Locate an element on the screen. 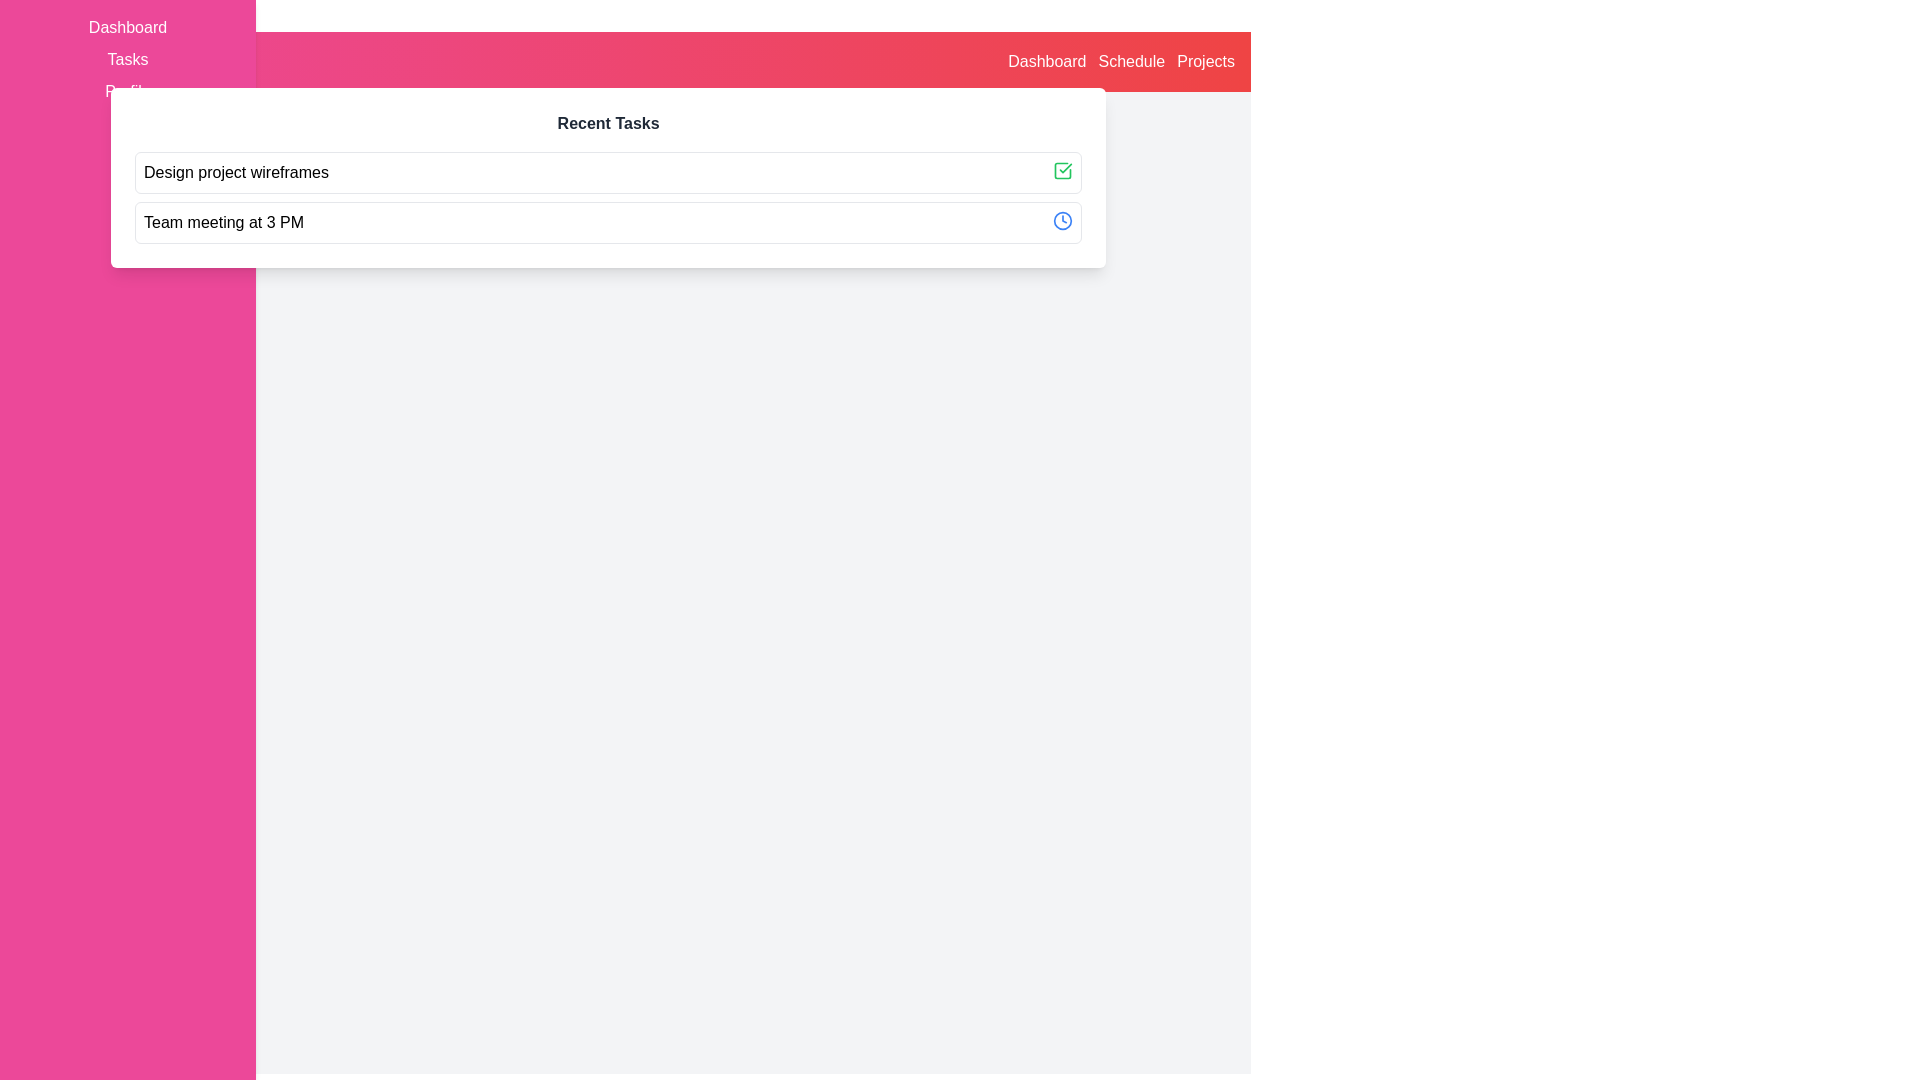 The height and width of the screenshot is (1080, 1920). the icon indicating task completion located on the far right of the 'Design project wireframes' row is located at coordinates (1062, 169).